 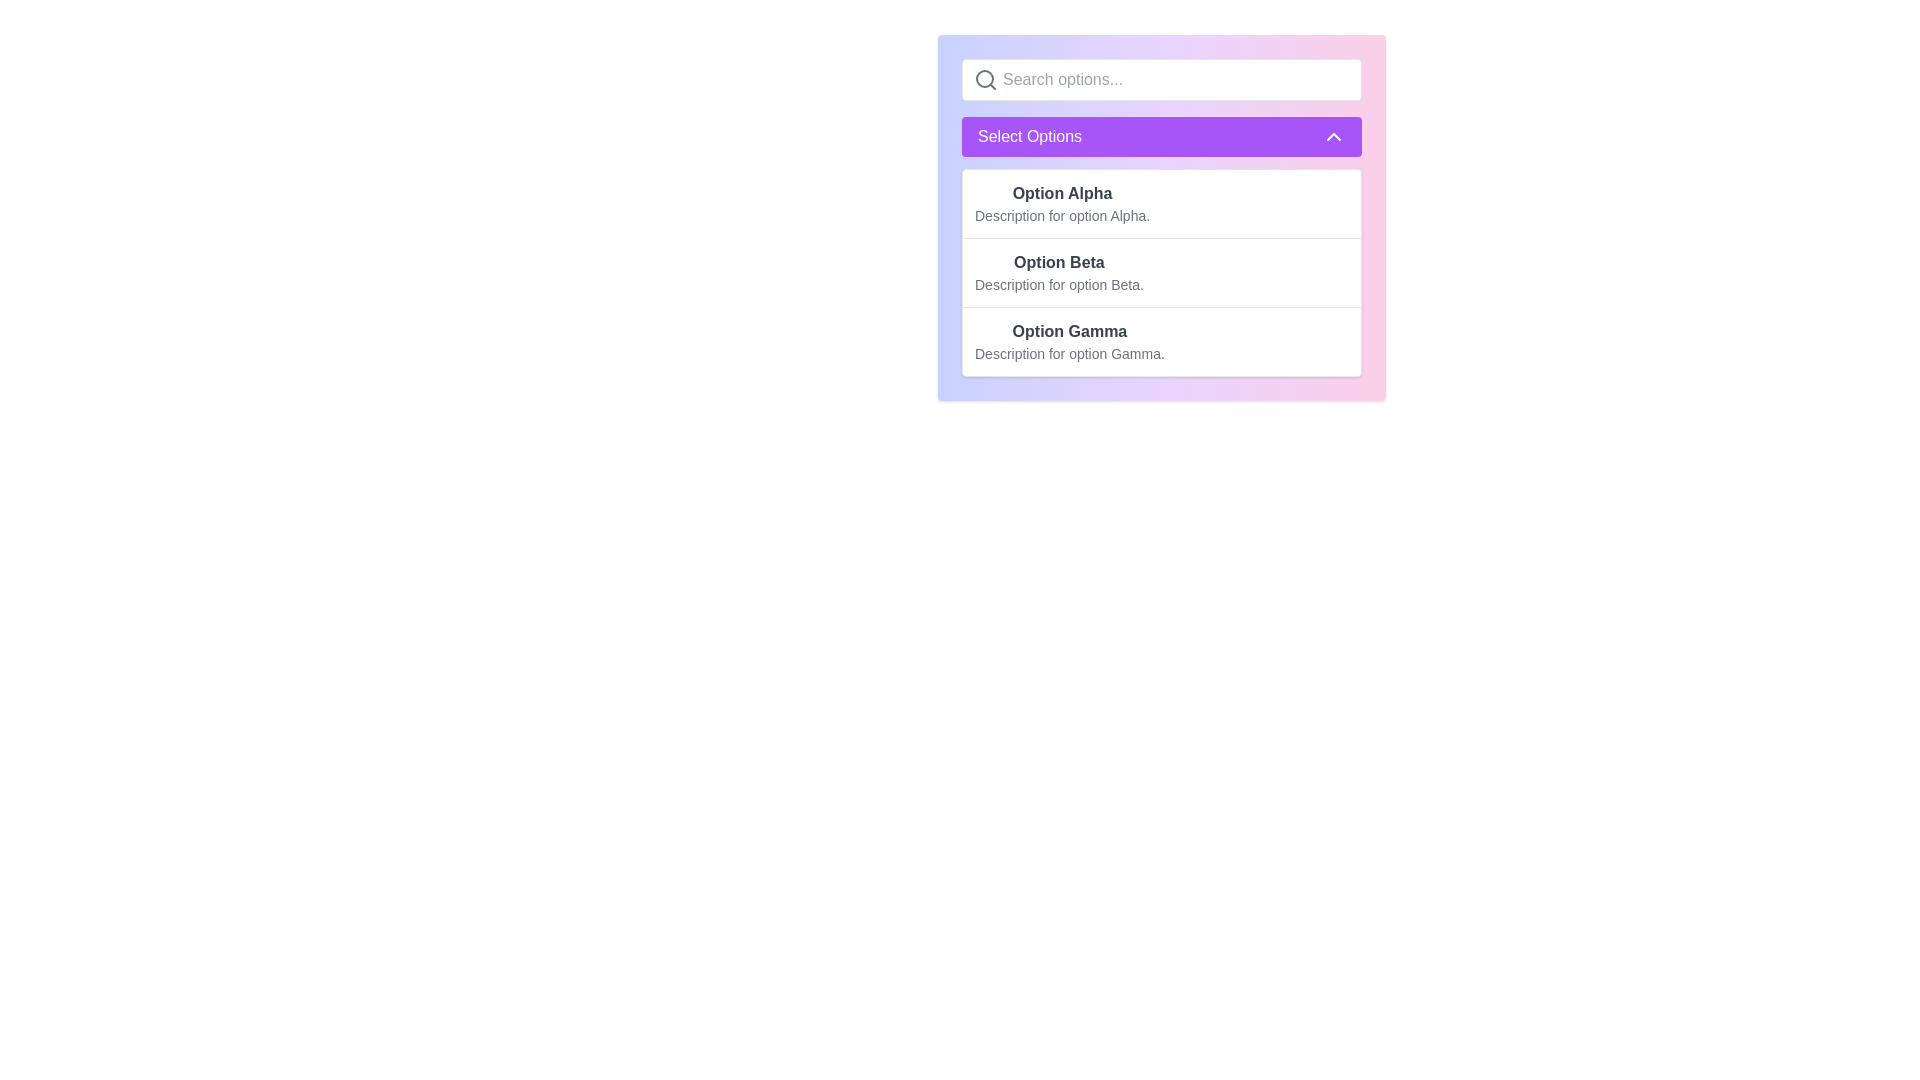 I want to click on the text label that serves as the title of the first selectable option in the dropdown list, located just below the 'Select Options' header, so click(x=1061, y=193).